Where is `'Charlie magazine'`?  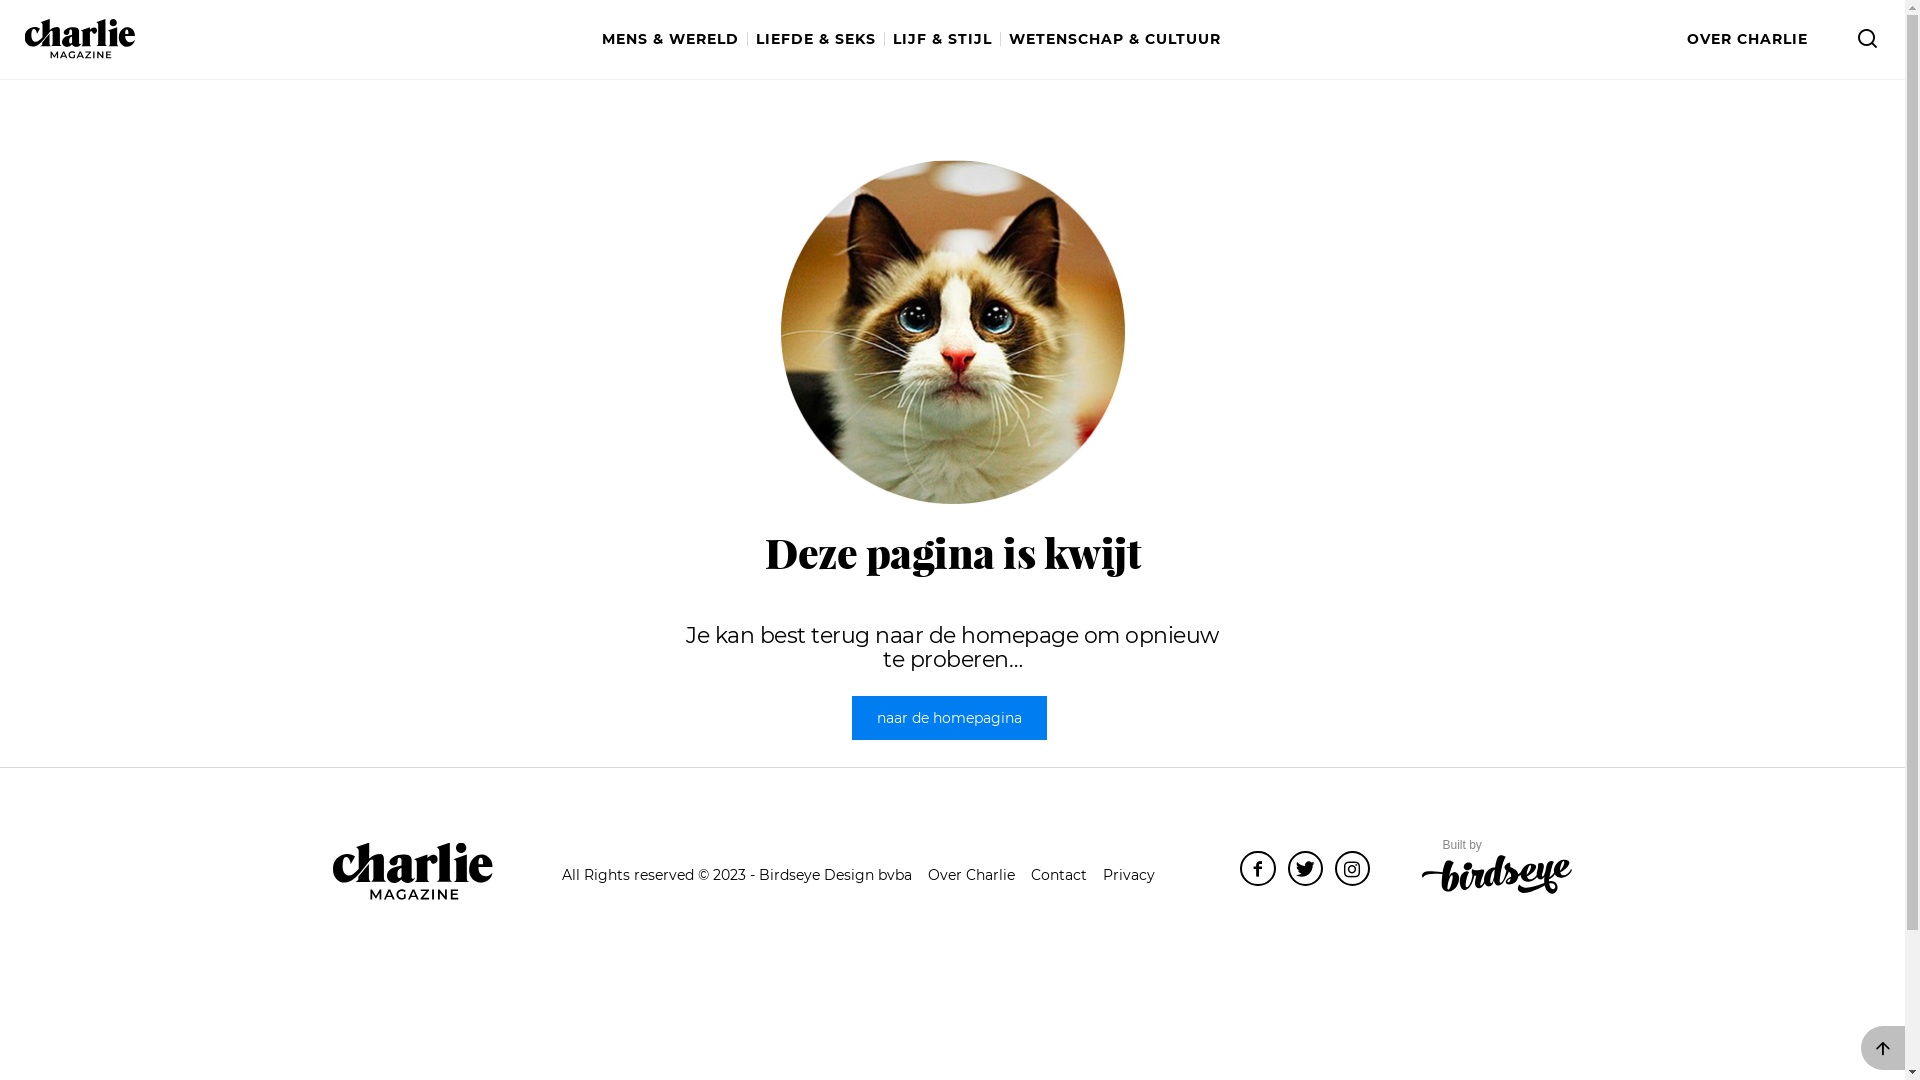 'Charlie magazine' is located at coordinates (411, 870).